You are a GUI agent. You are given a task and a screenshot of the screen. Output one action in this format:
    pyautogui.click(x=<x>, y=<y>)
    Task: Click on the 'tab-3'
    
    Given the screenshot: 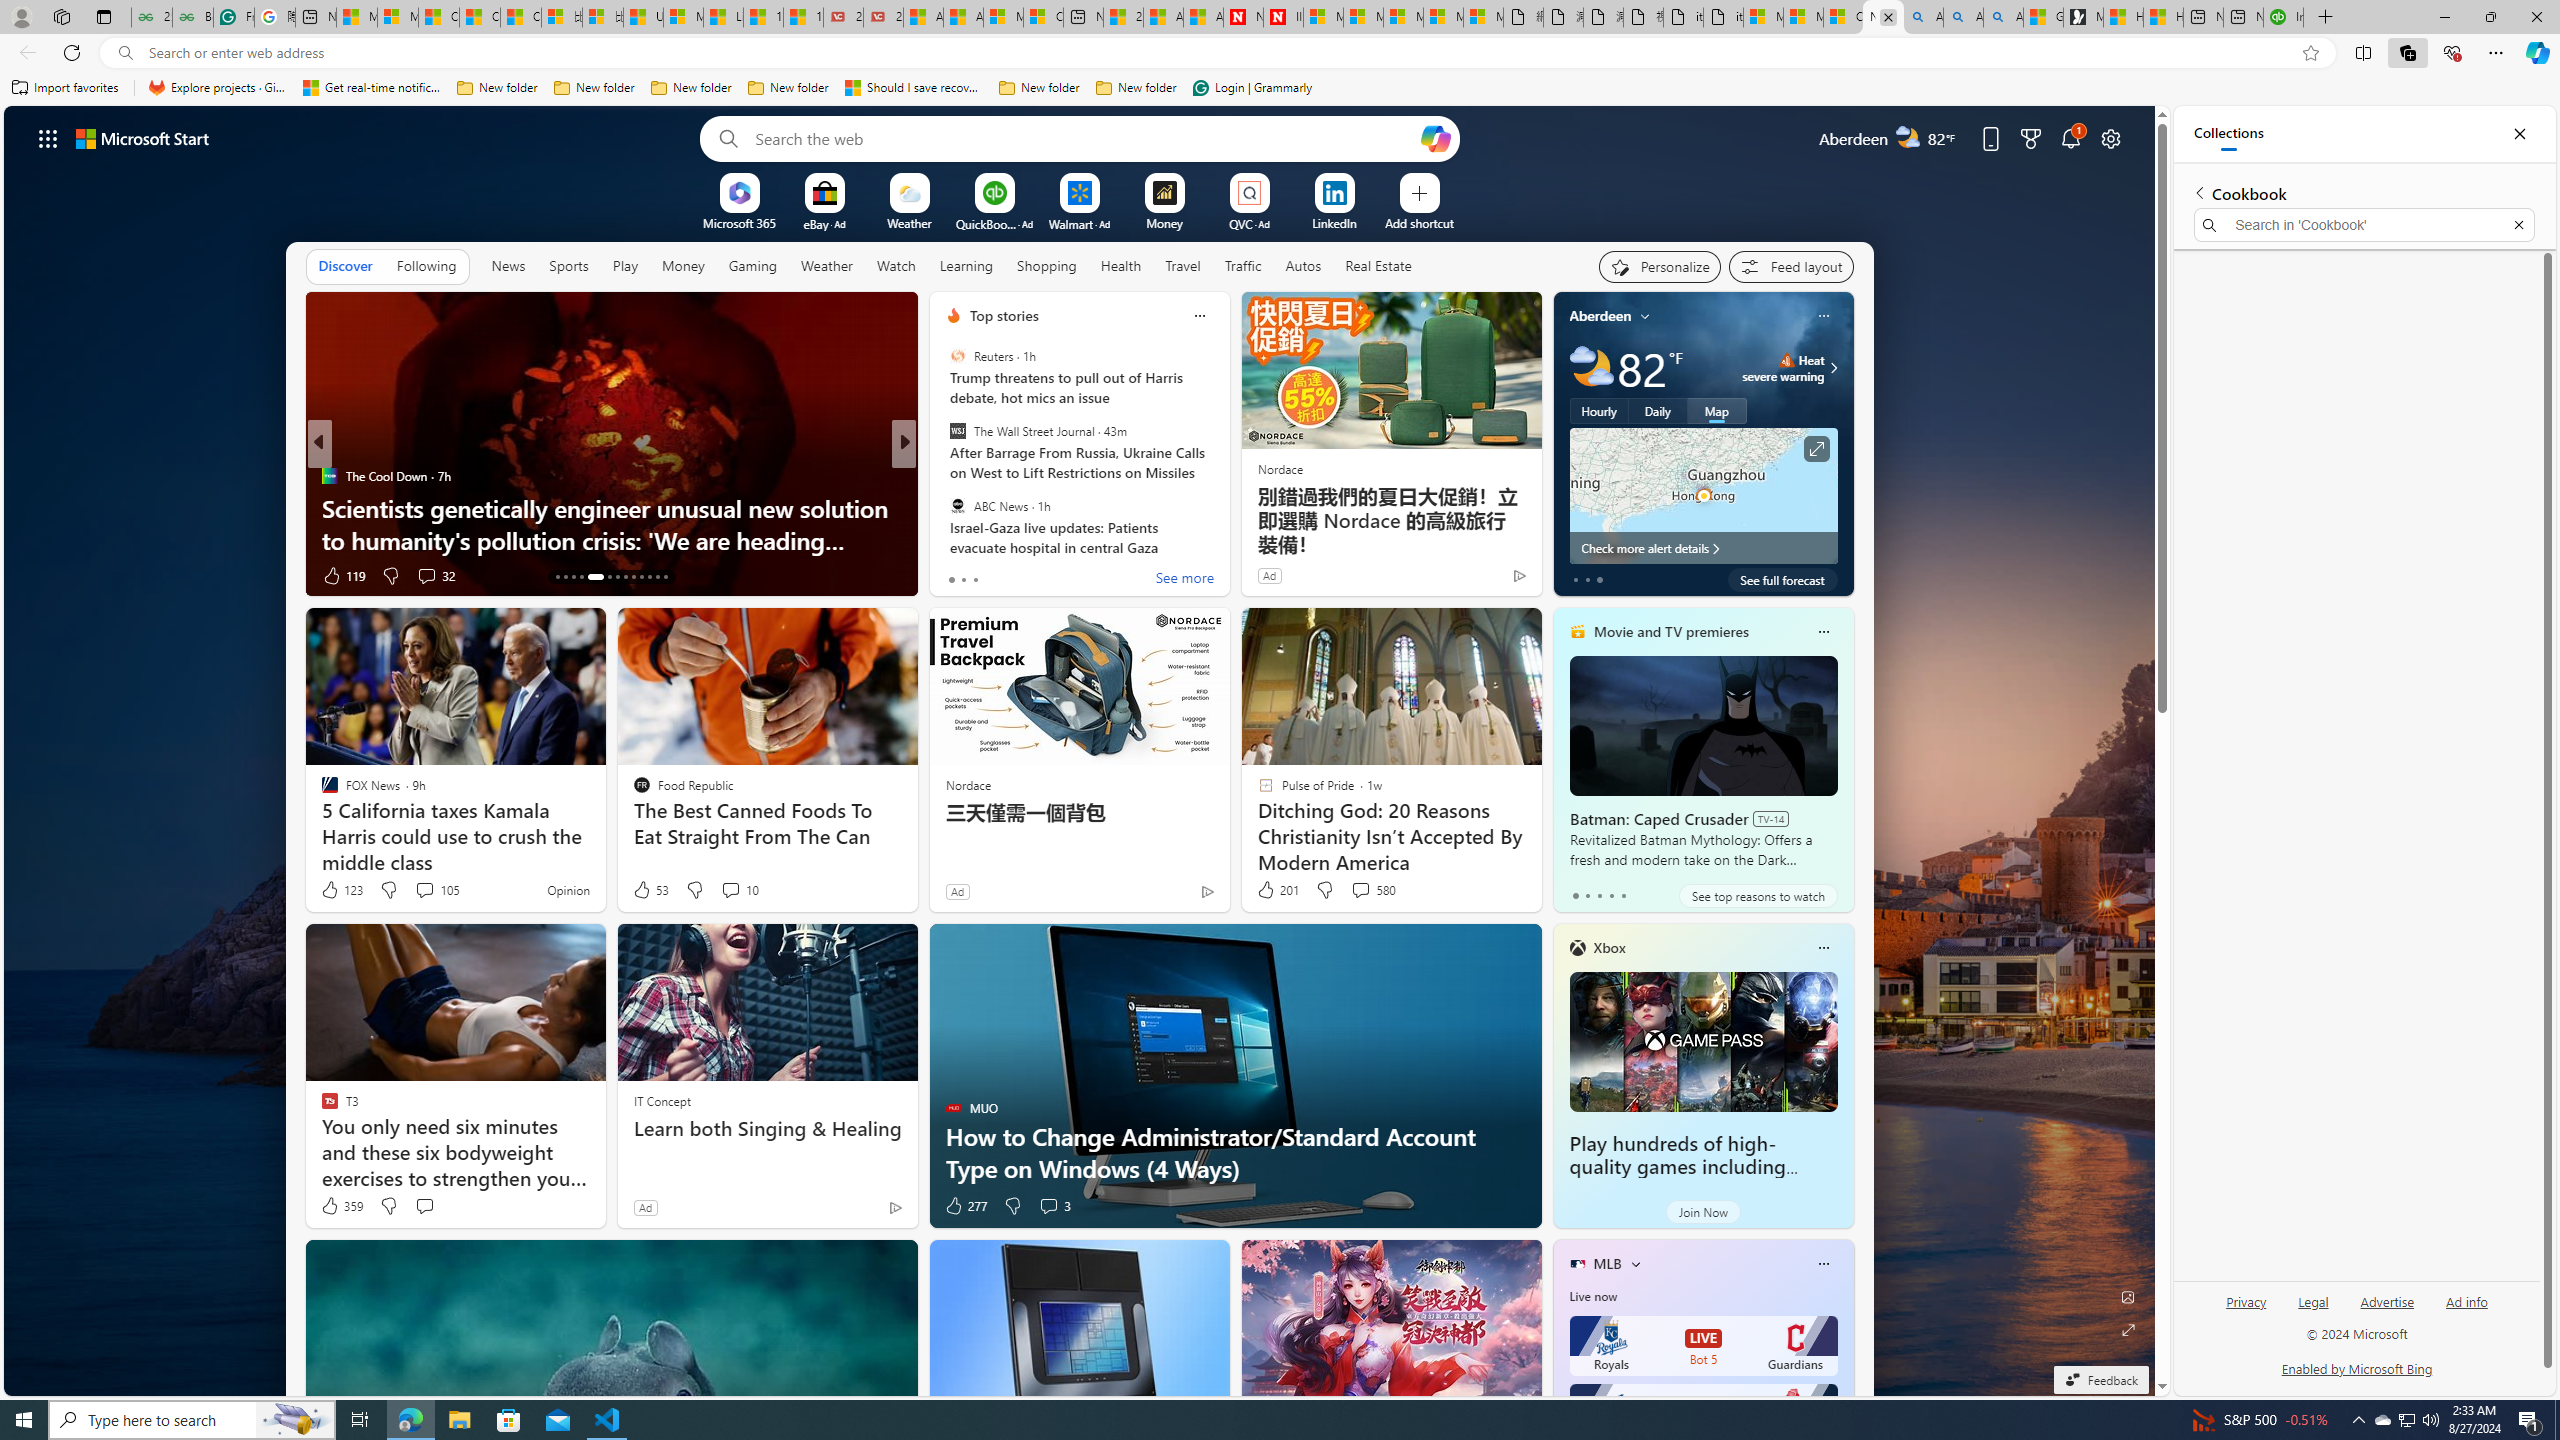 What is the action you would take?
    pyautogui.click(x=1610, y=895)
    